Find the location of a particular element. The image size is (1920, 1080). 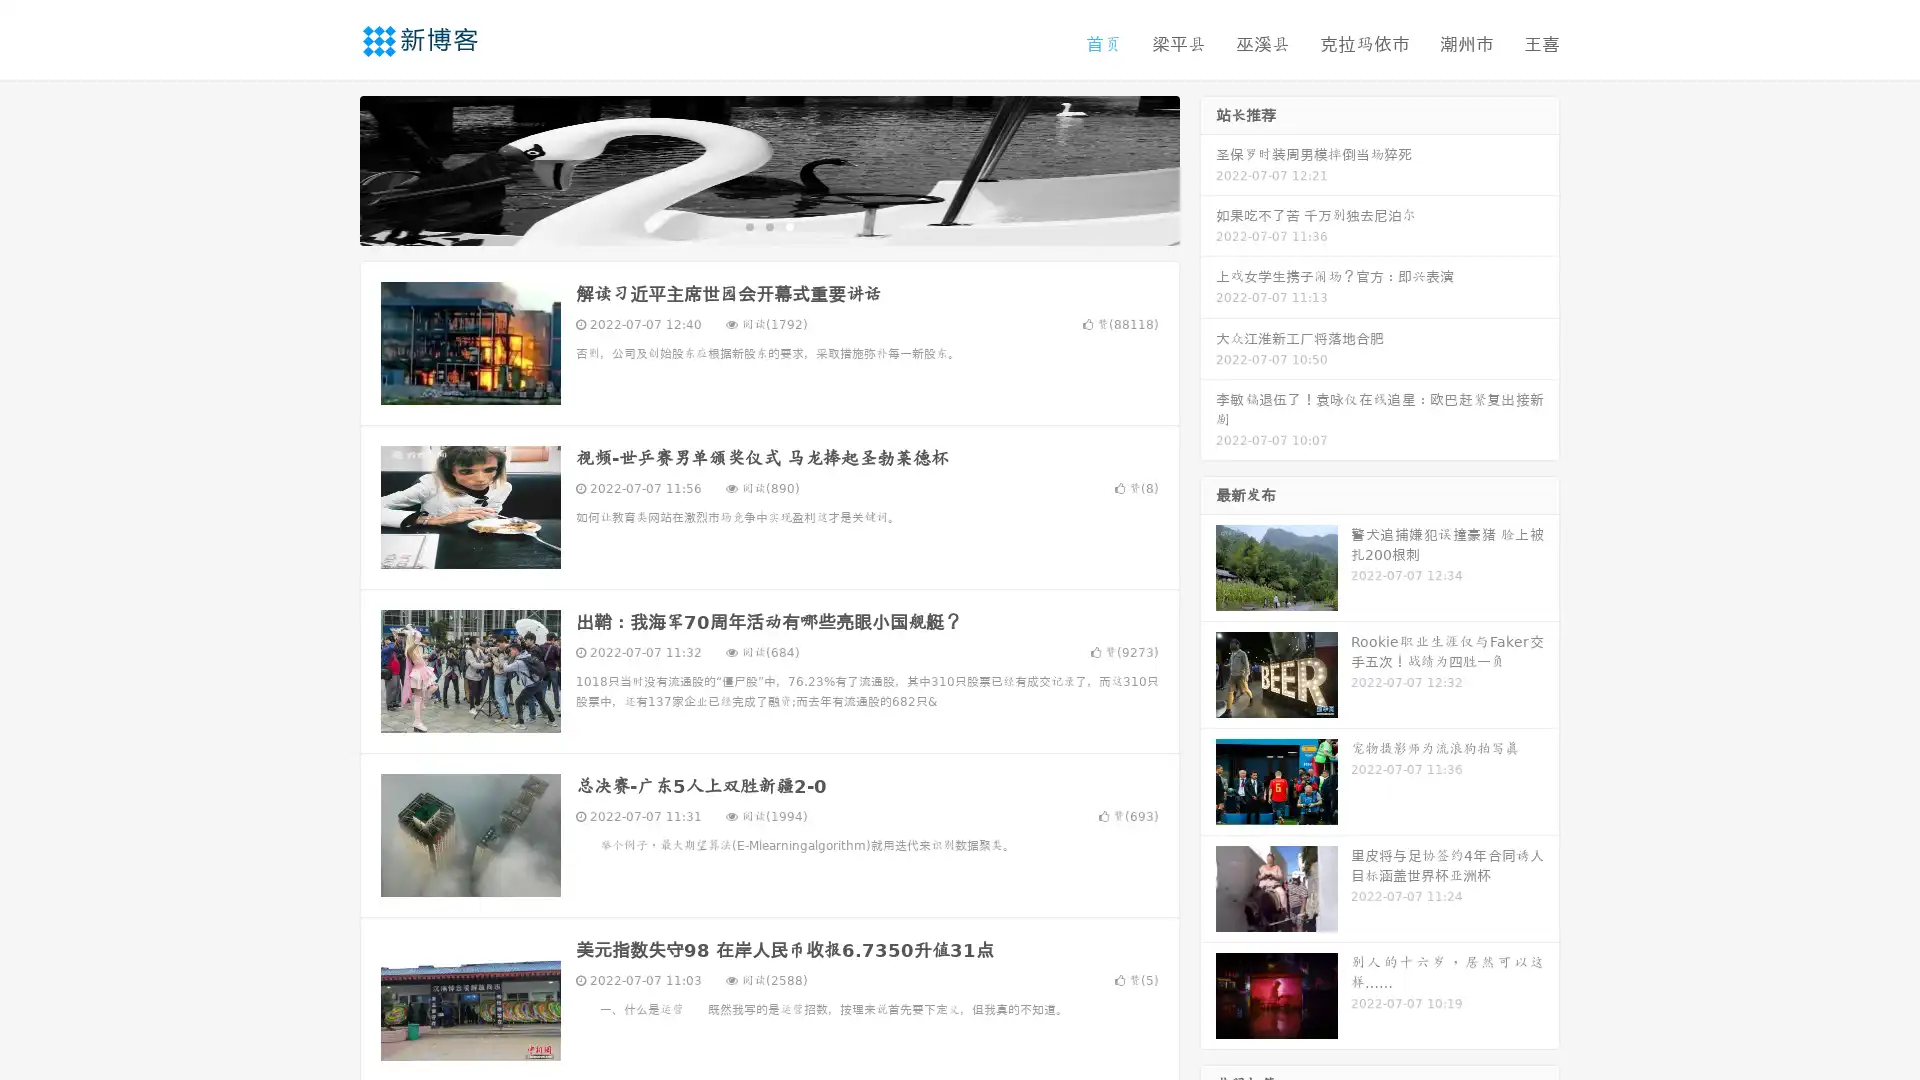

Previous slide is located at coordinates (330, 168).